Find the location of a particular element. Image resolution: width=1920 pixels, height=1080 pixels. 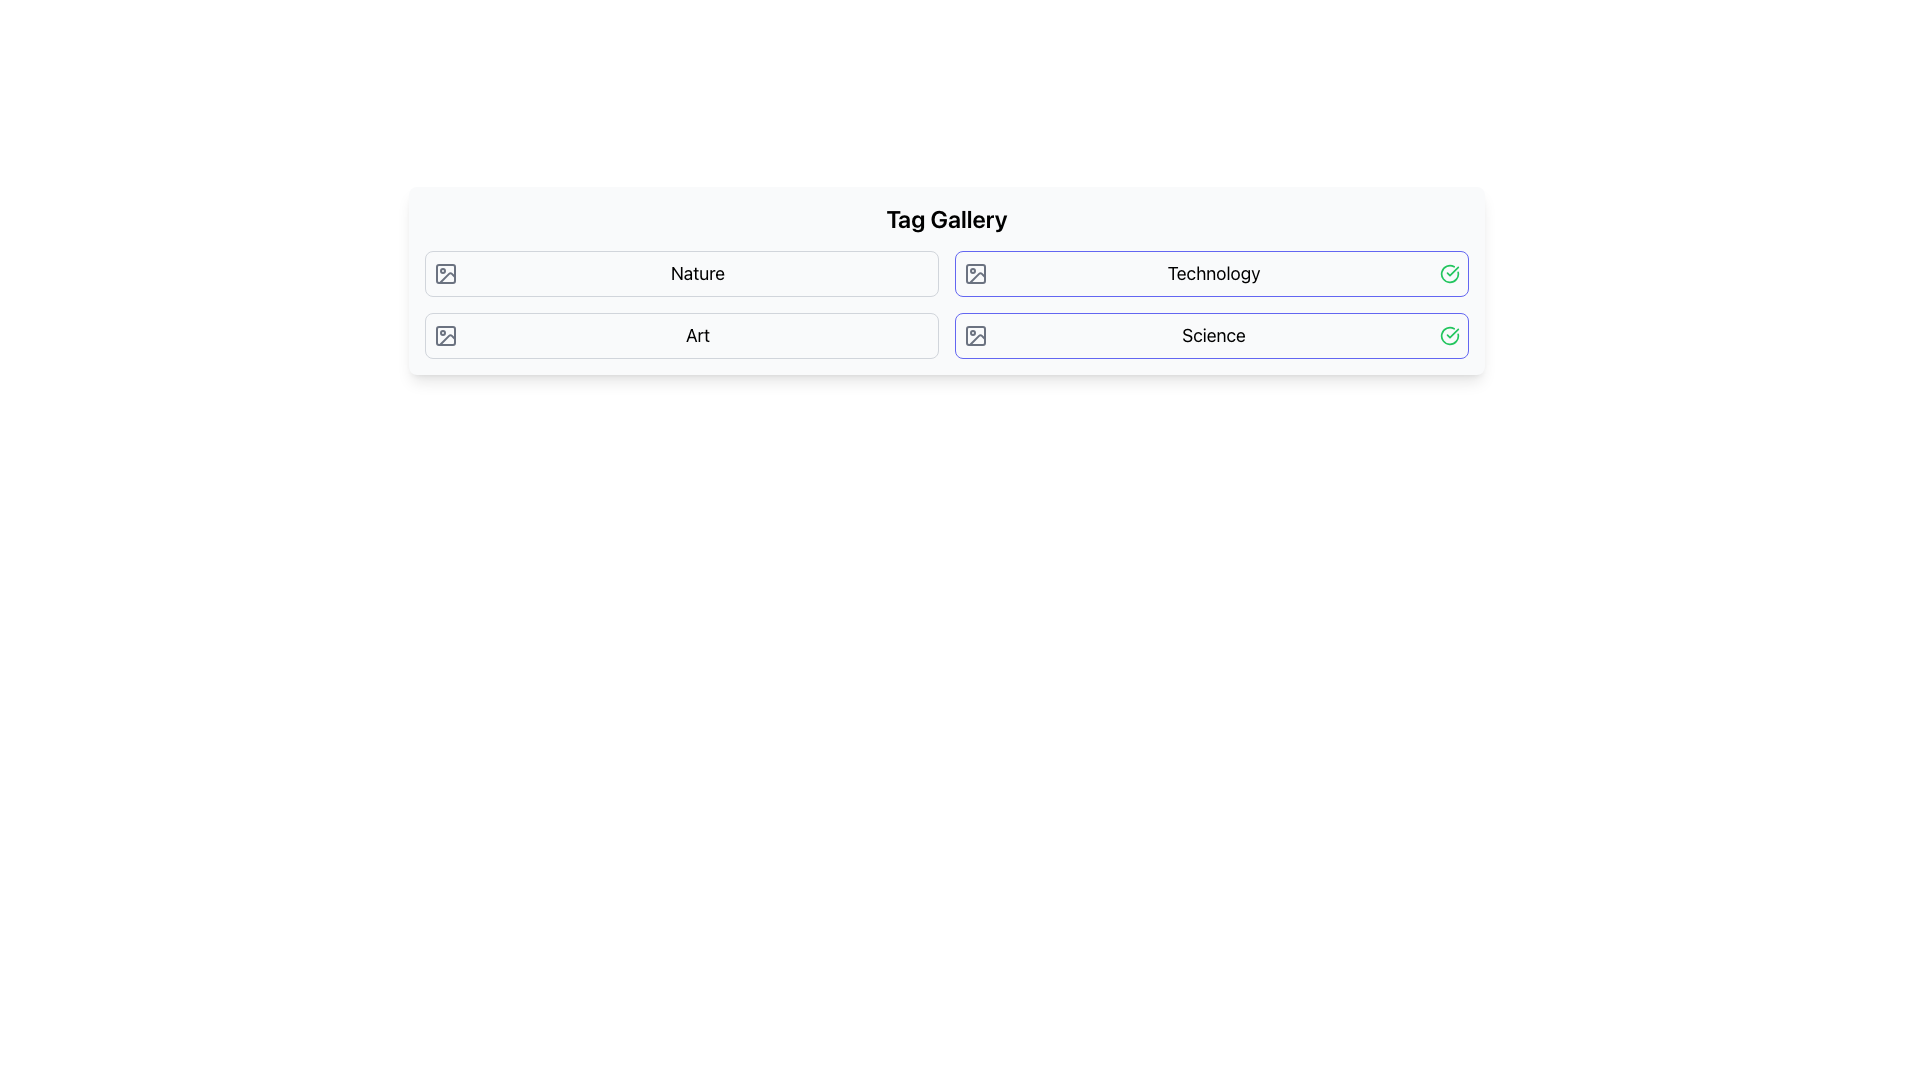

the 'Art' button is located at coordinates (681, 334).